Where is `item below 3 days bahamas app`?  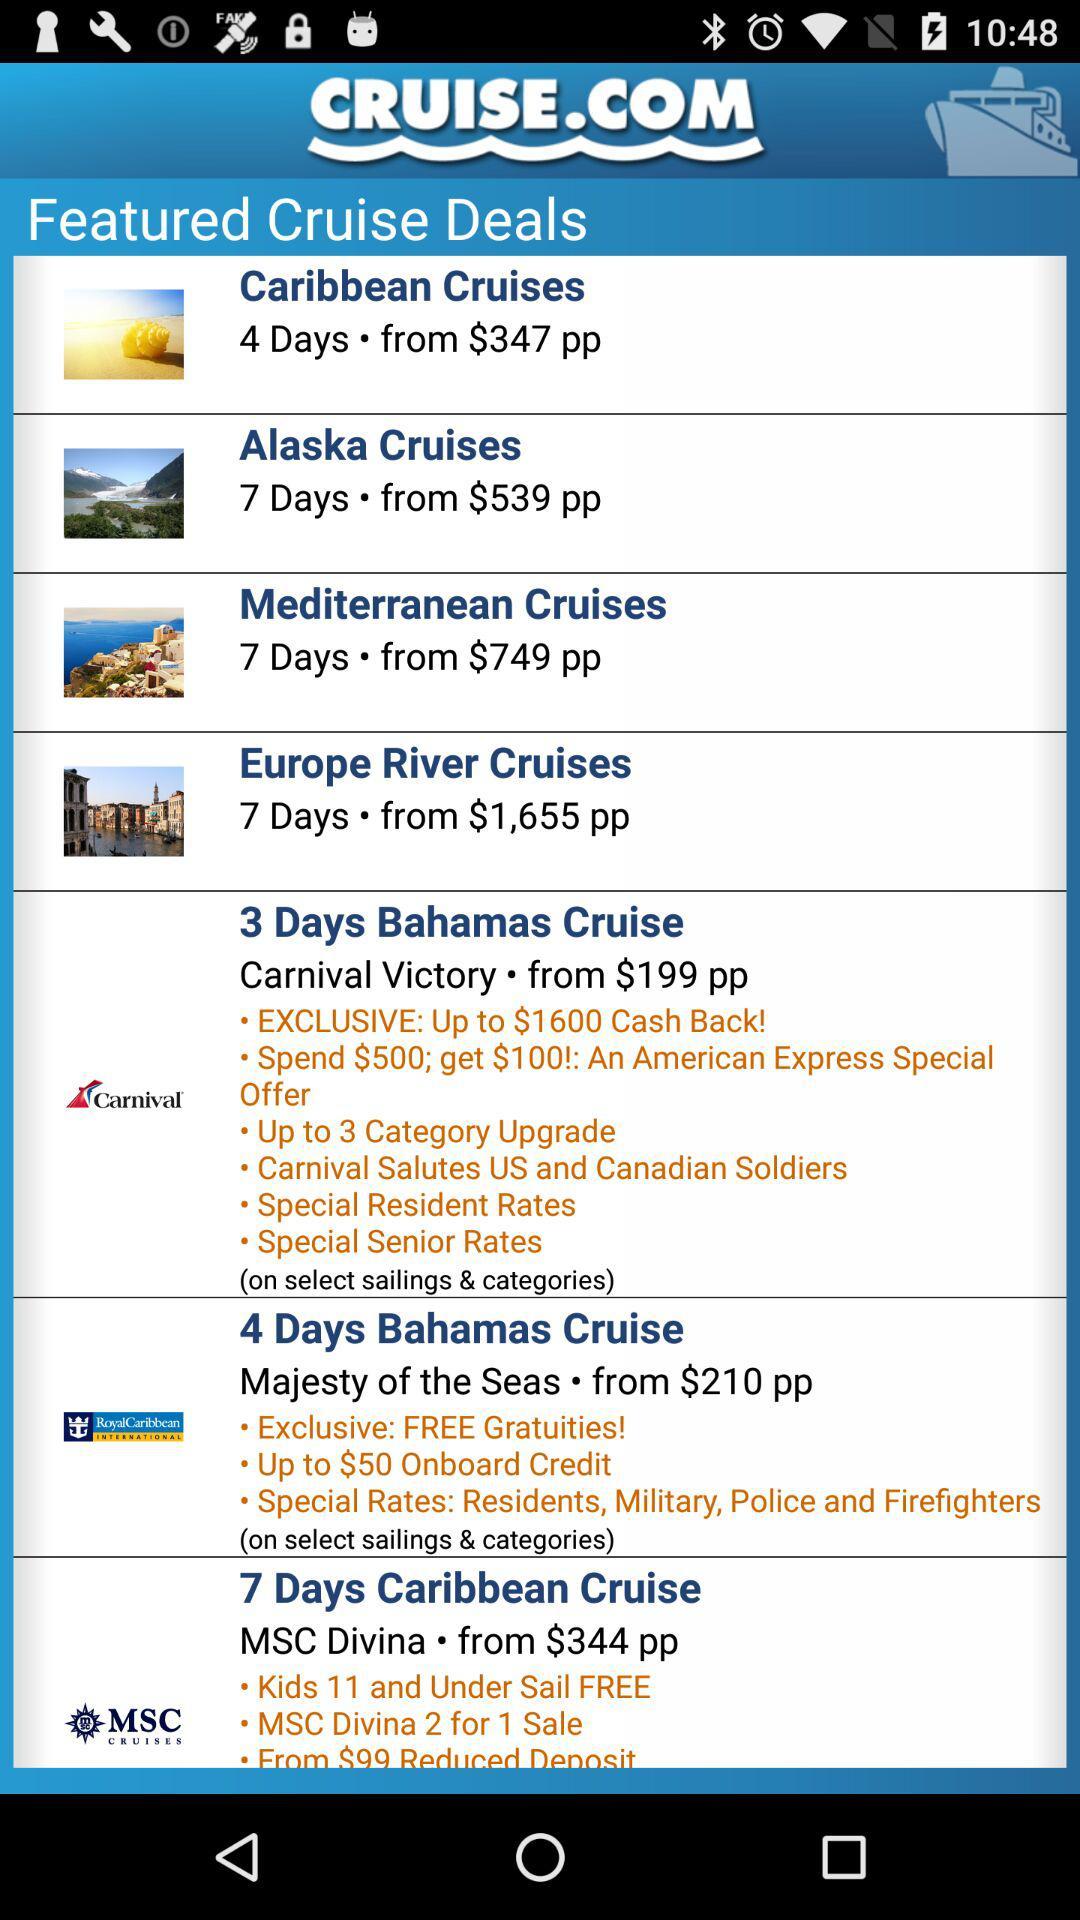
item below 3 days bahamas app is located at coordinates (493, 973).